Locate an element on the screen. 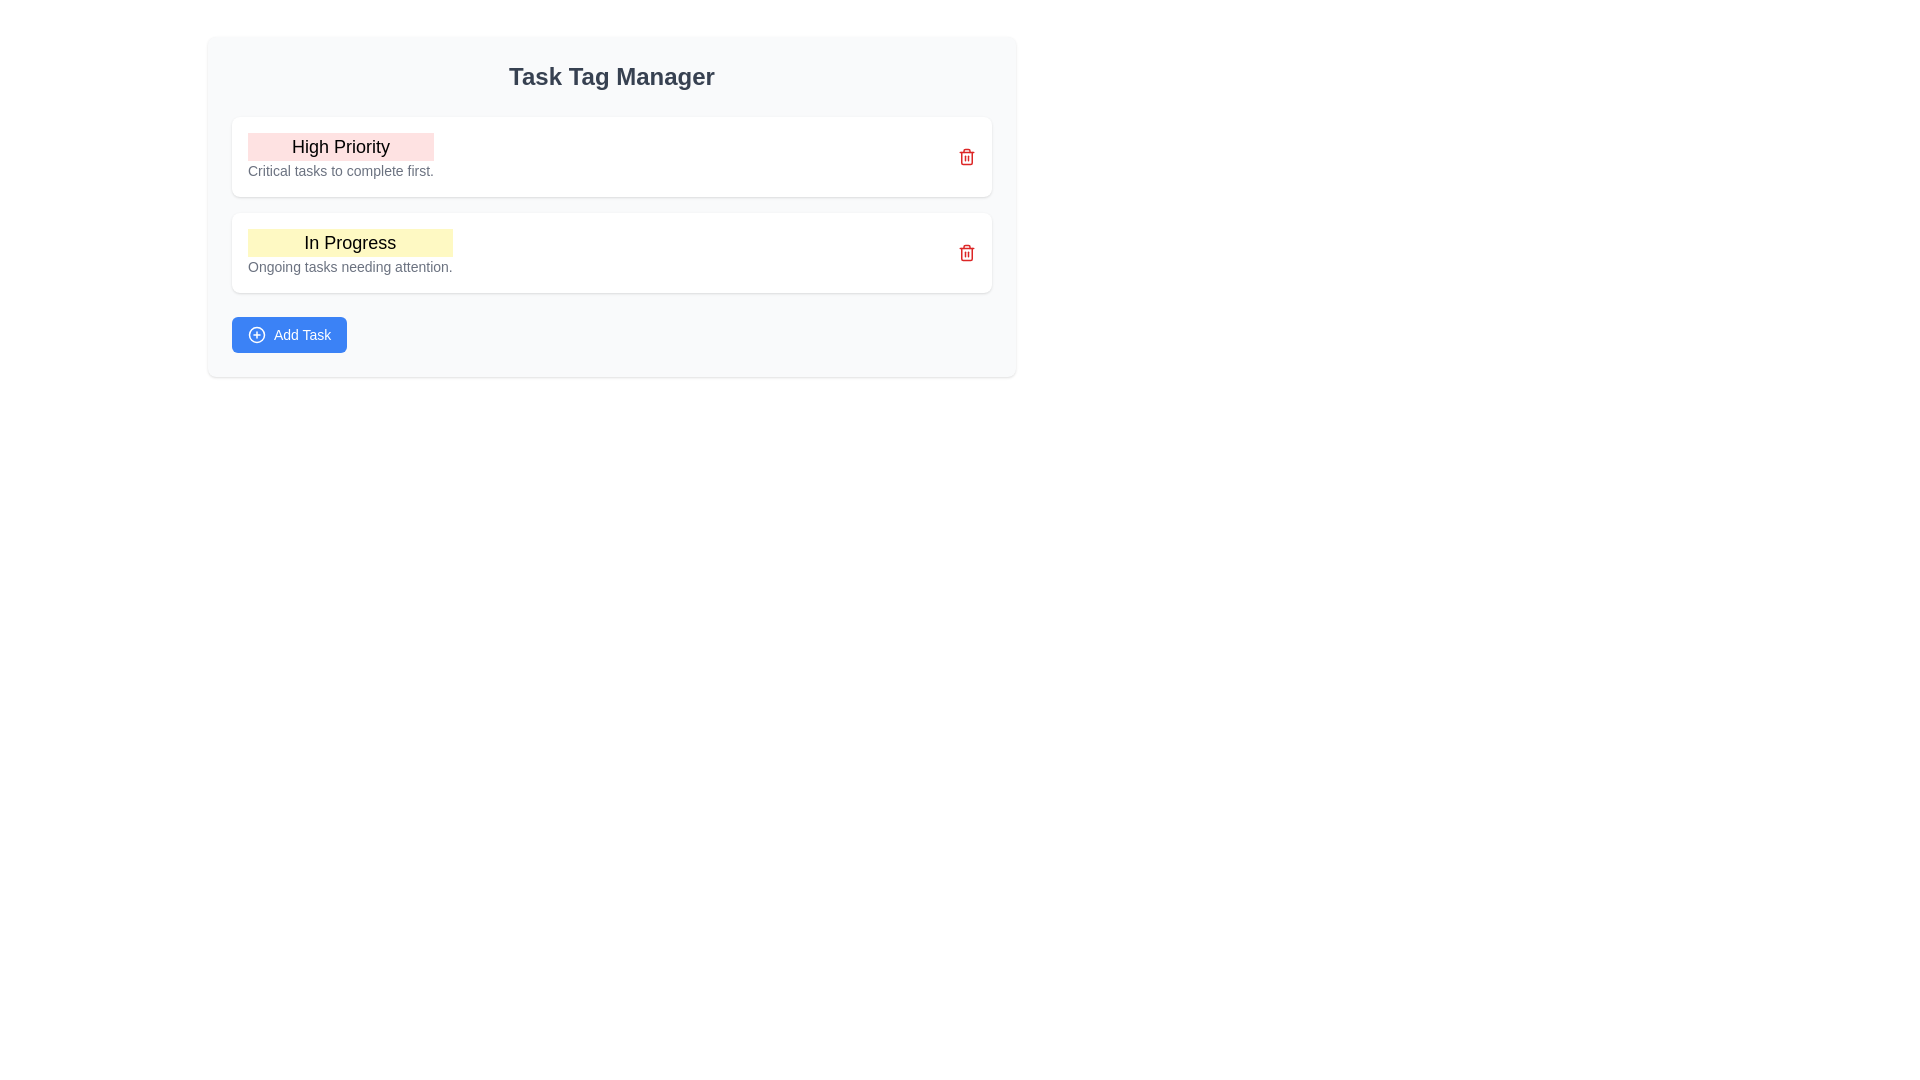  the circular graphical element that serves as the outer boundary of the 'Add Task' button's icon, which contains the cross symbol for adding a new task is located at coordinates (256, 334).